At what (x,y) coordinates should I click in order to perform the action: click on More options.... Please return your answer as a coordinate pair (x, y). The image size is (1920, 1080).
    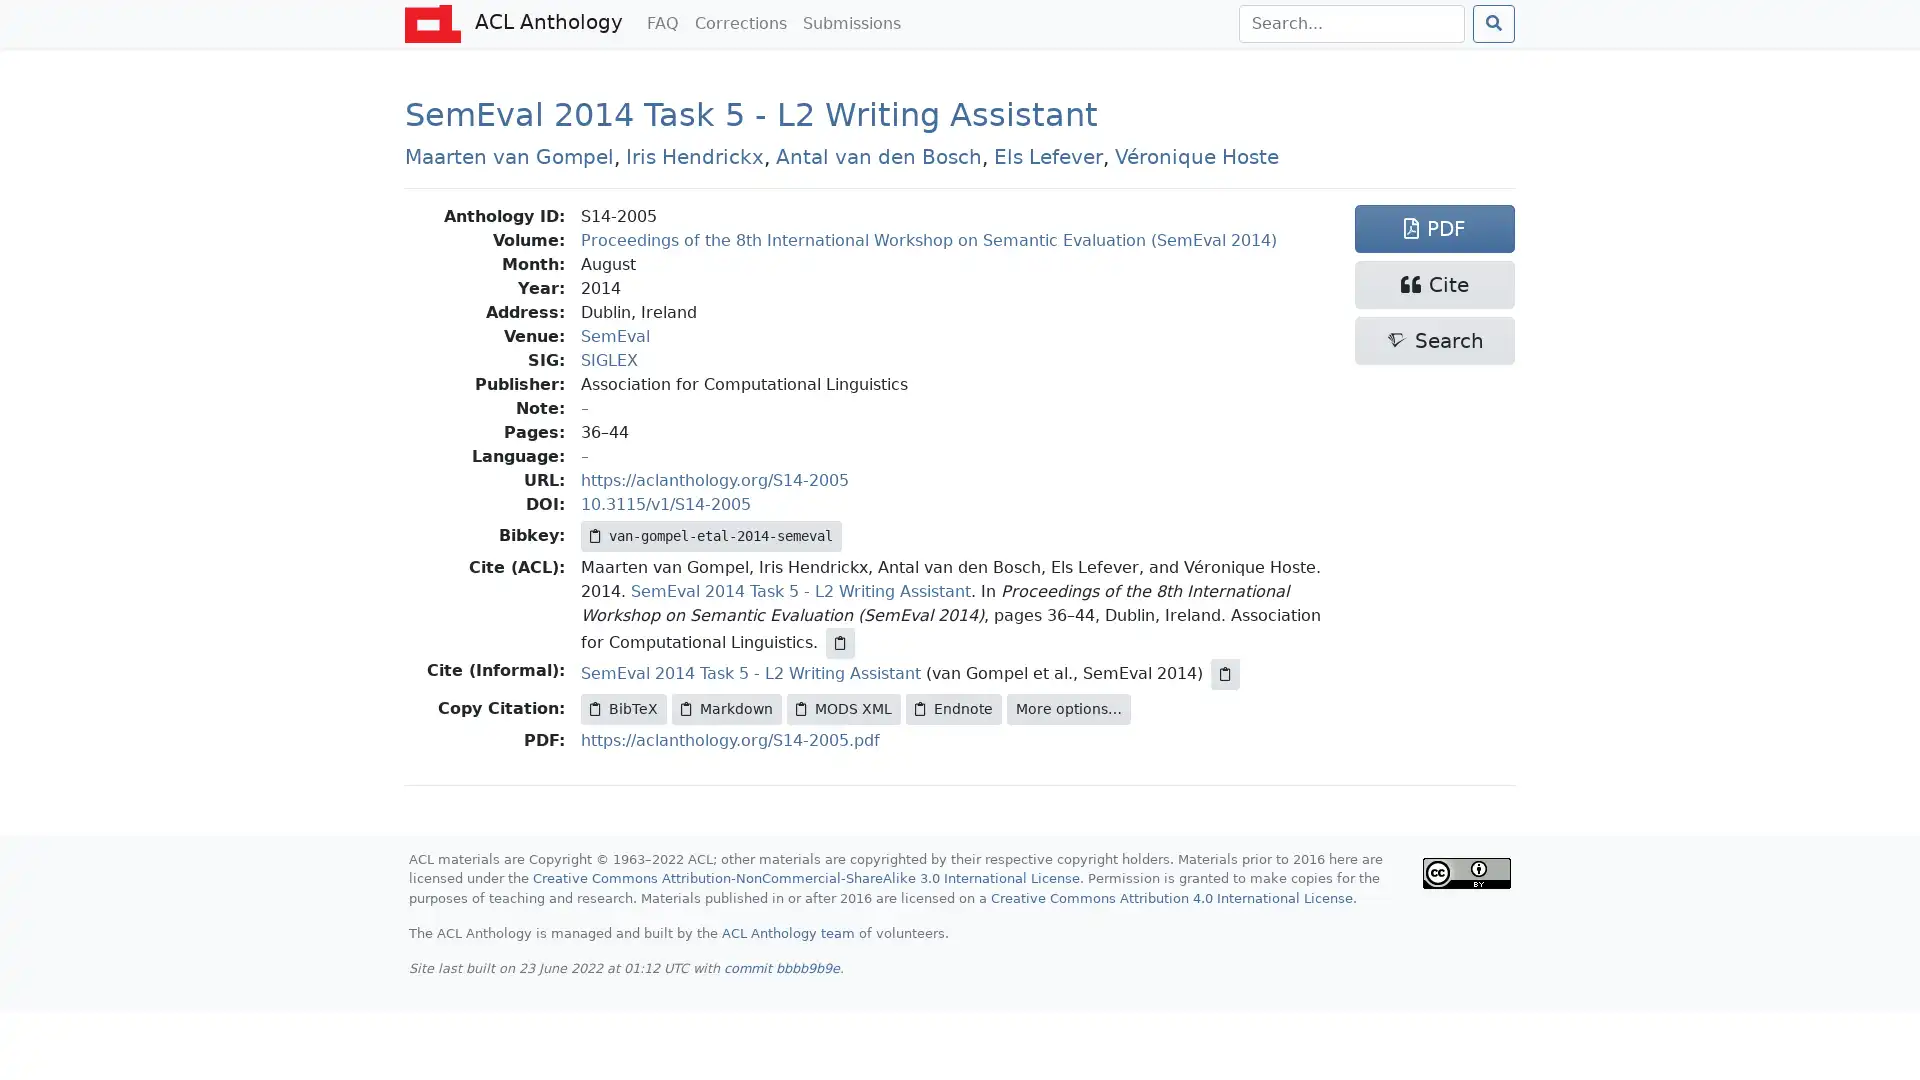
    Looking at the image, I should click on (1068, 708).